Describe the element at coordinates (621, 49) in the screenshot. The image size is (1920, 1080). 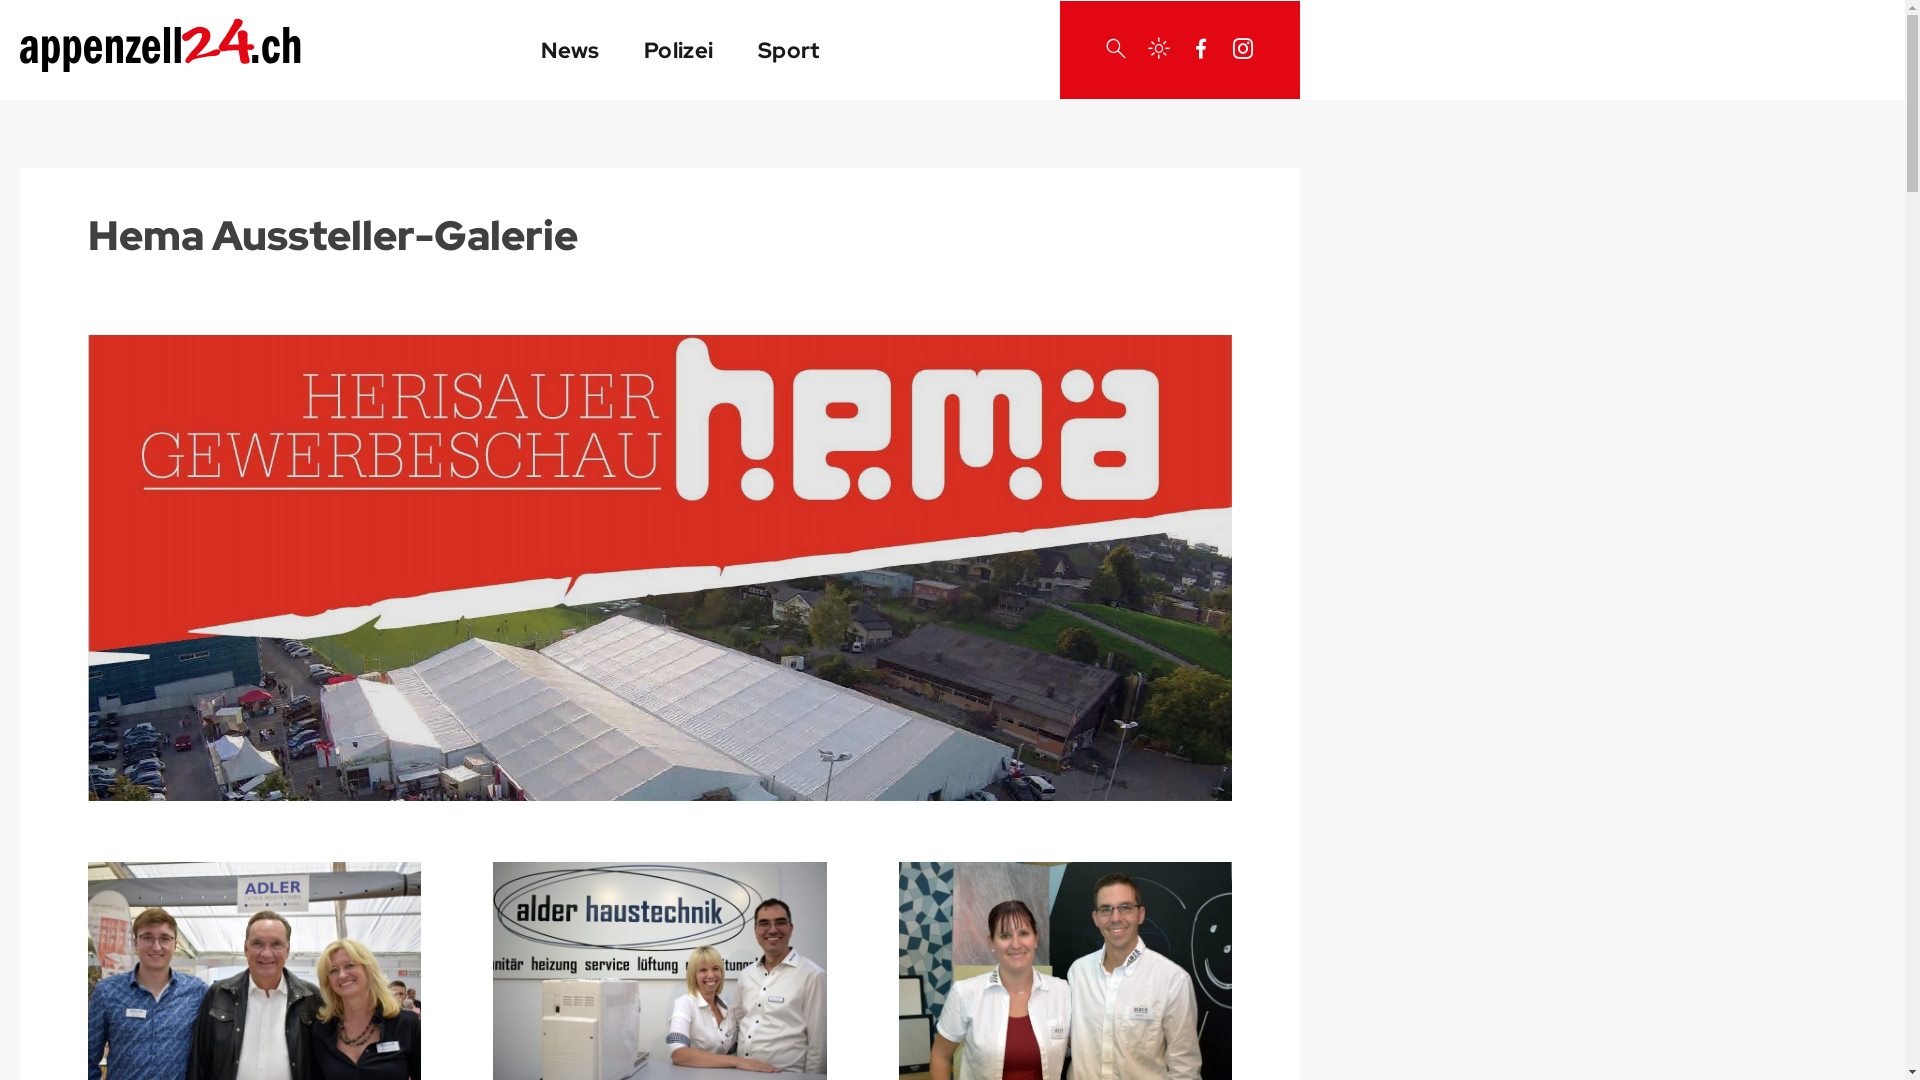
I see `'Polizei'` at that location.